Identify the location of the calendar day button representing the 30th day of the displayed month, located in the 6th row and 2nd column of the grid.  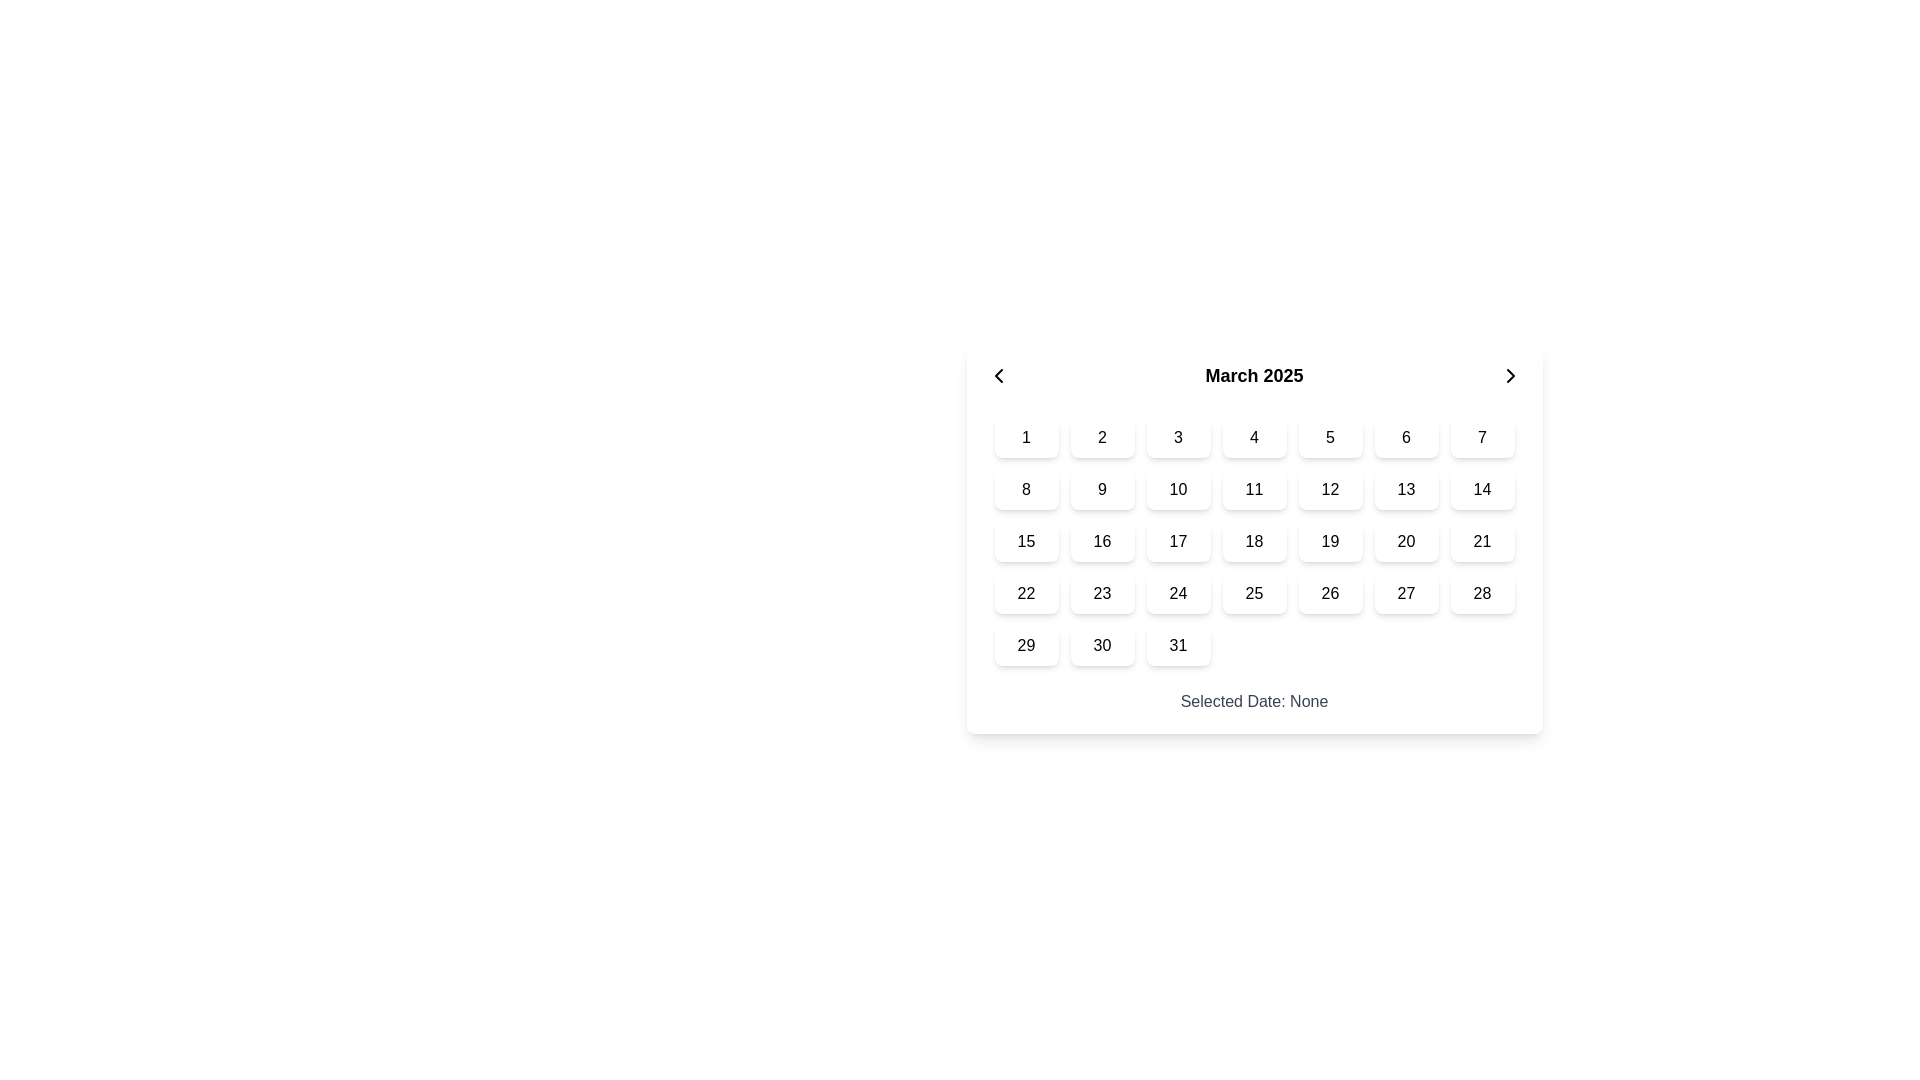
(1101, 645).